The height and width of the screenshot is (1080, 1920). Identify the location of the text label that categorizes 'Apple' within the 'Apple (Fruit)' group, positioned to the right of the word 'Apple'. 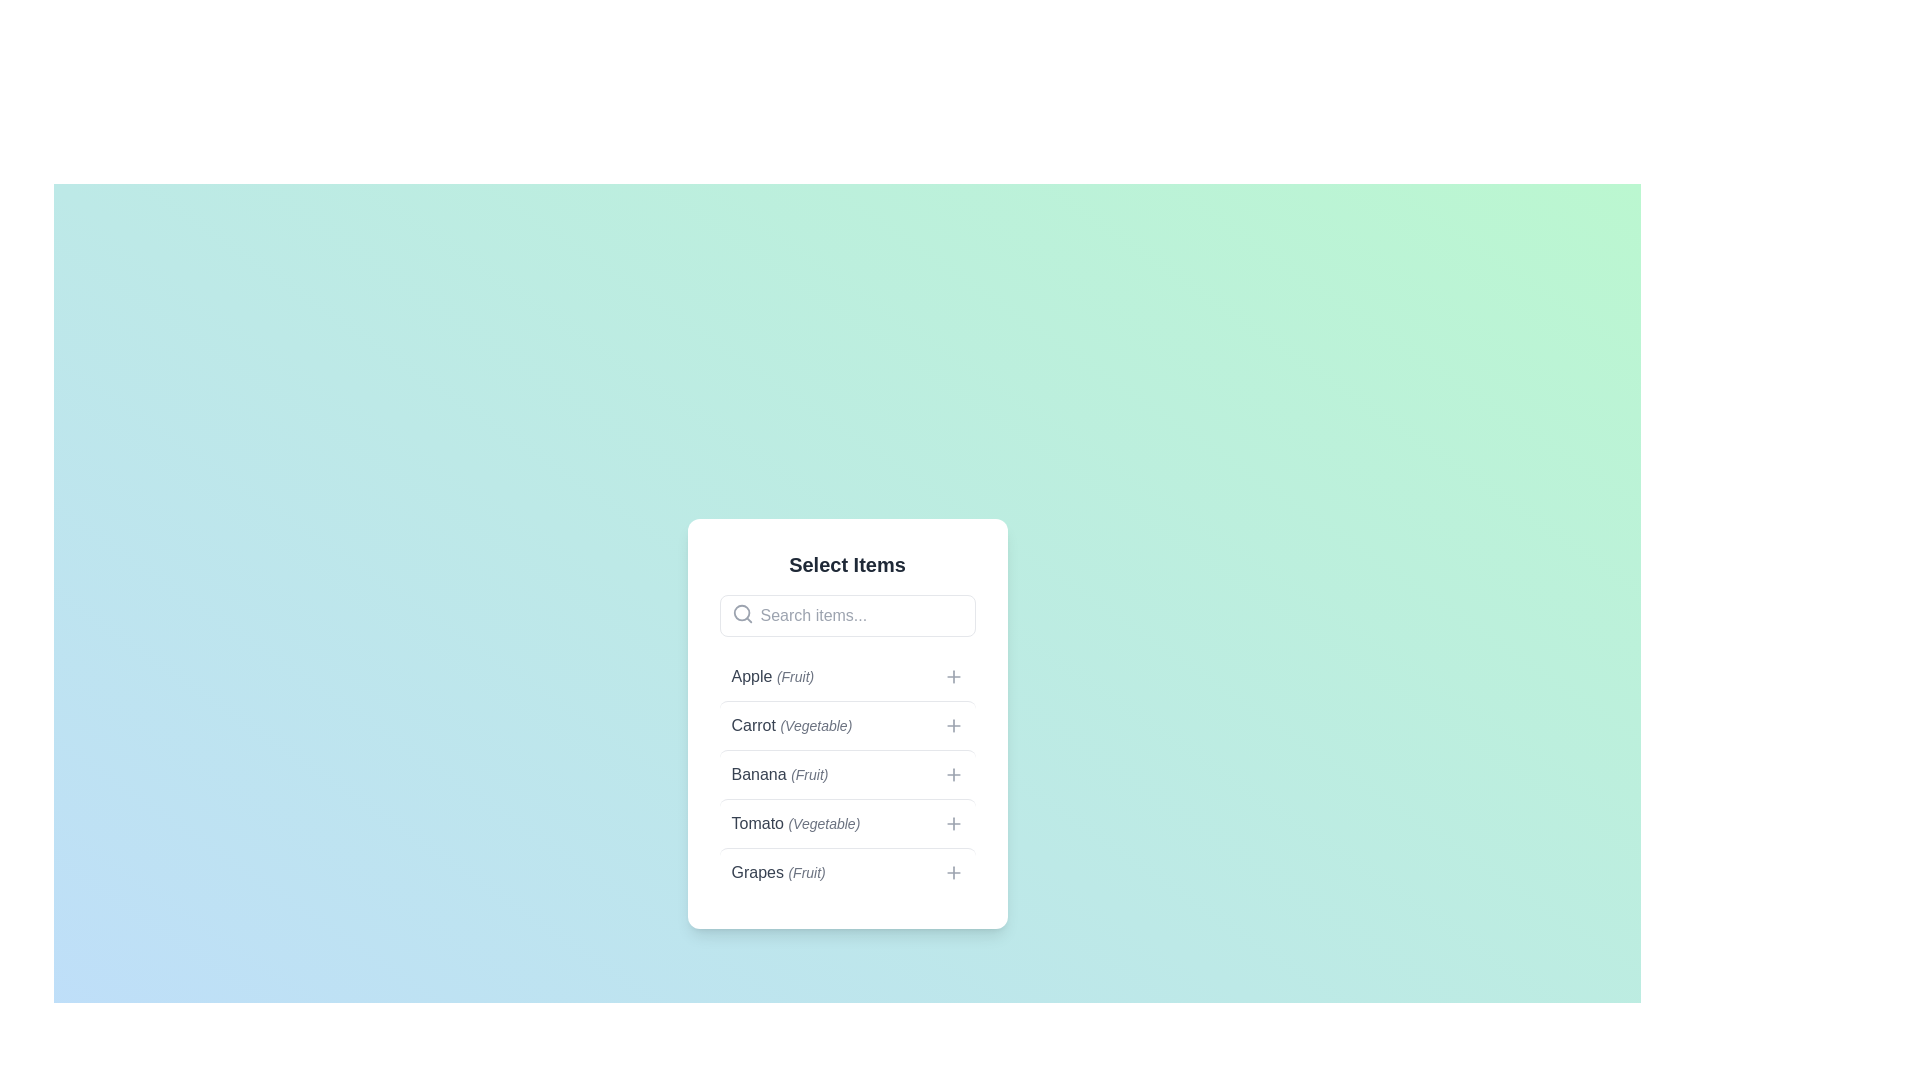
(794, 676).